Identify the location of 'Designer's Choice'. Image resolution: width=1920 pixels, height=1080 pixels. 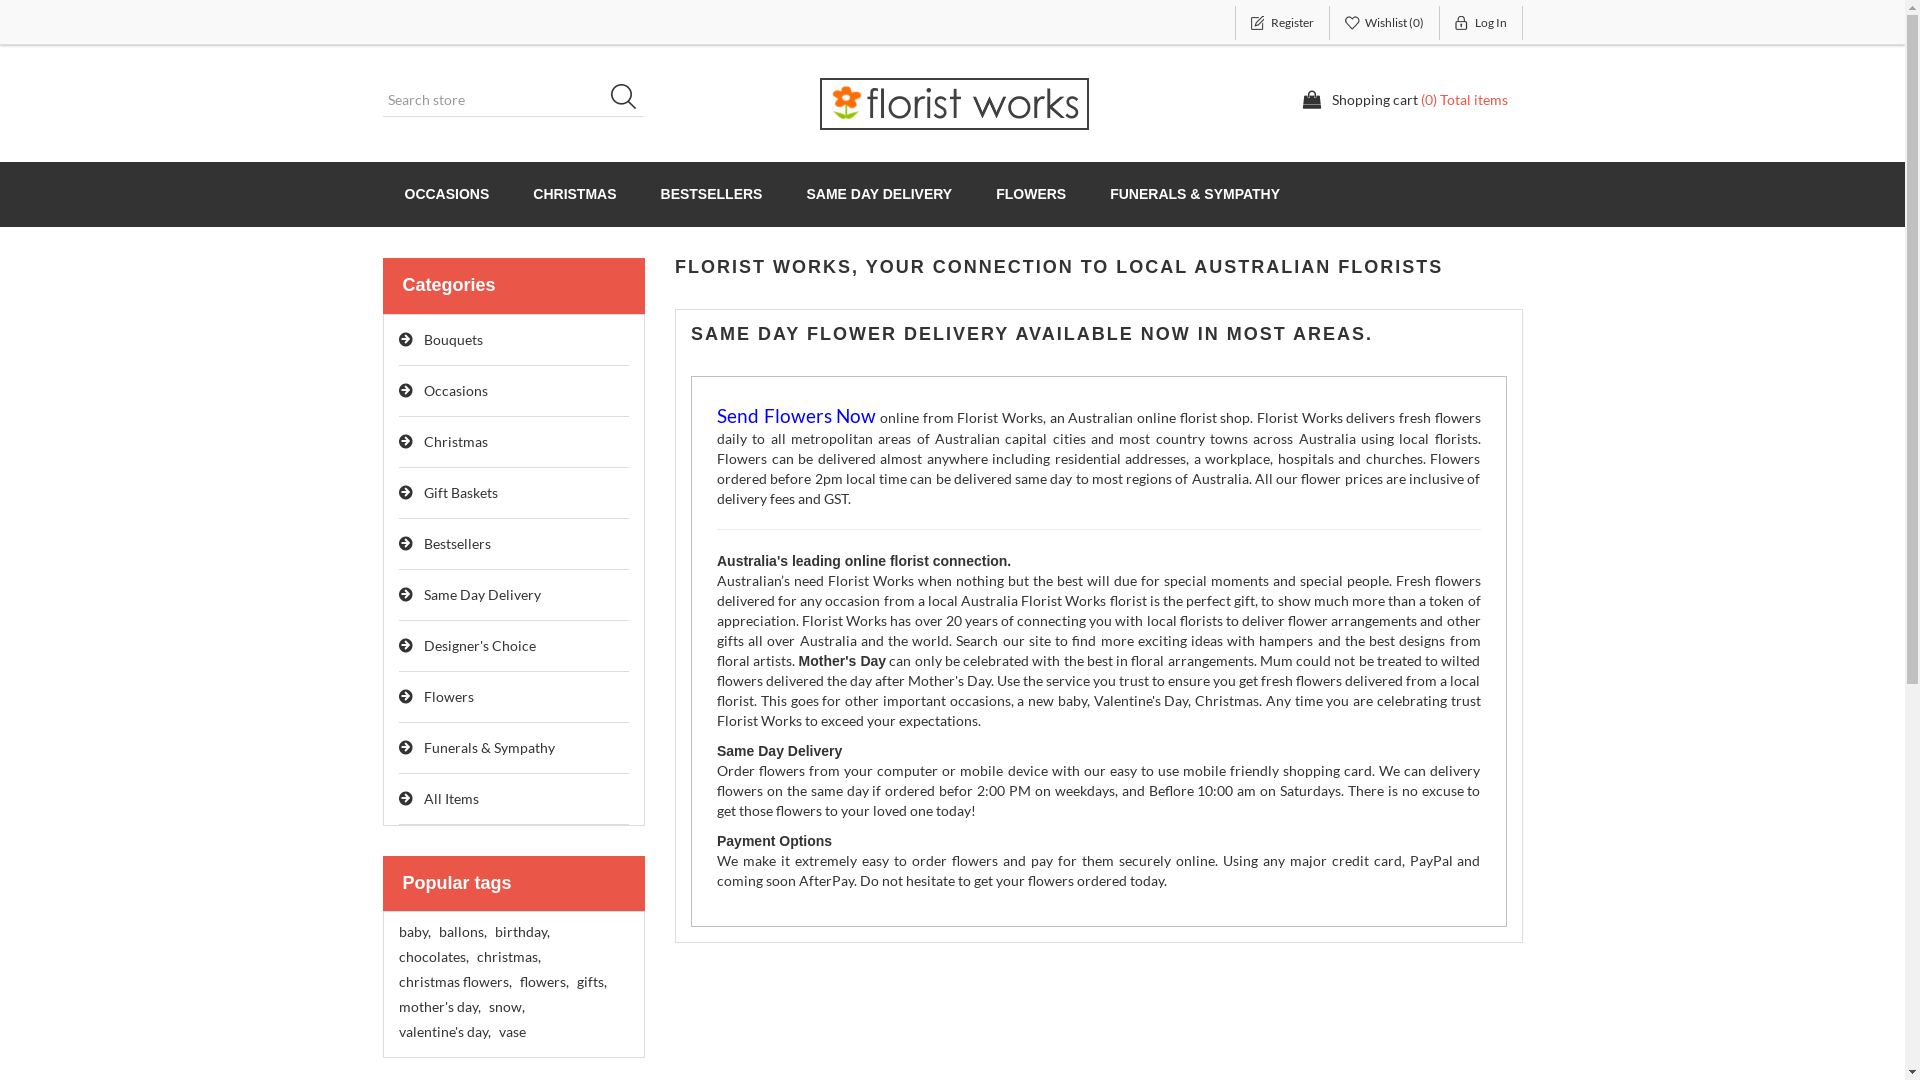
(513, 646).